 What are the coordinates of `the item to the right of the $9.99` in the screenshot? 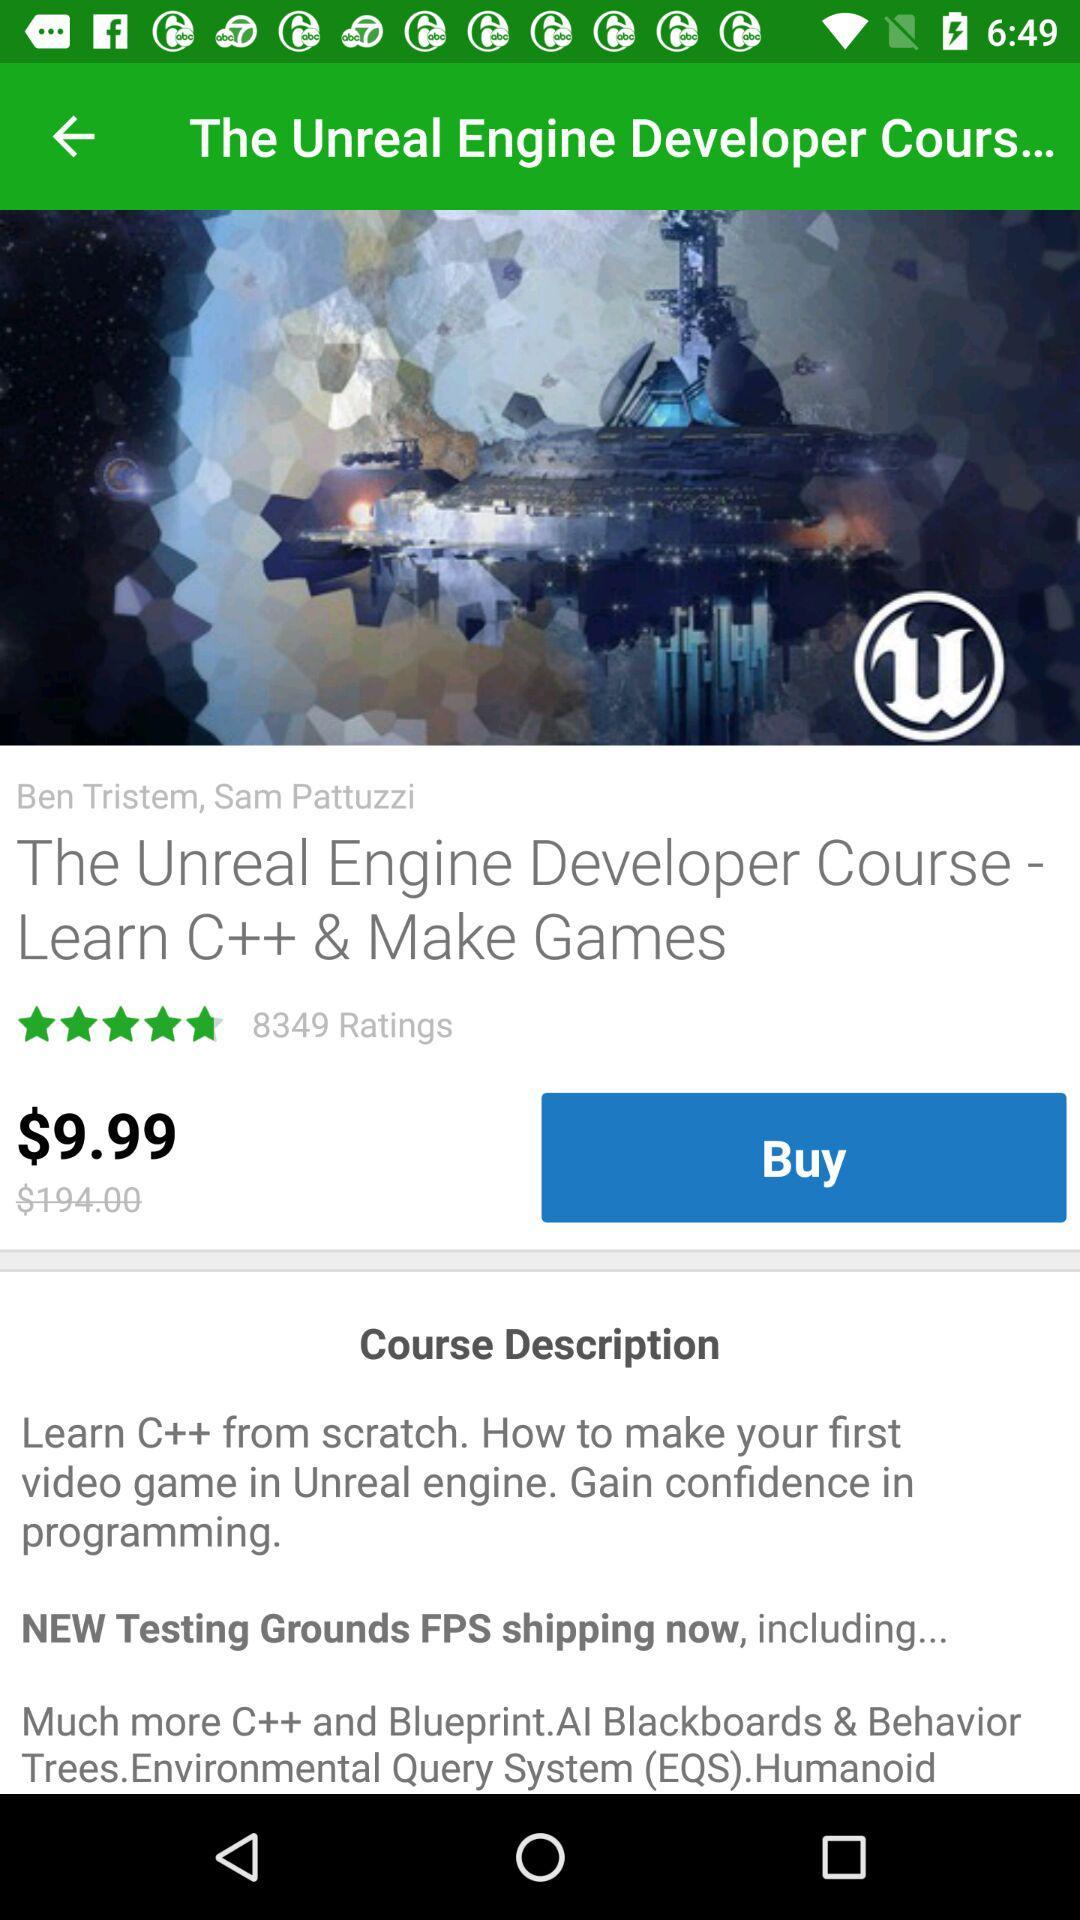 It's located at (802, 1157).